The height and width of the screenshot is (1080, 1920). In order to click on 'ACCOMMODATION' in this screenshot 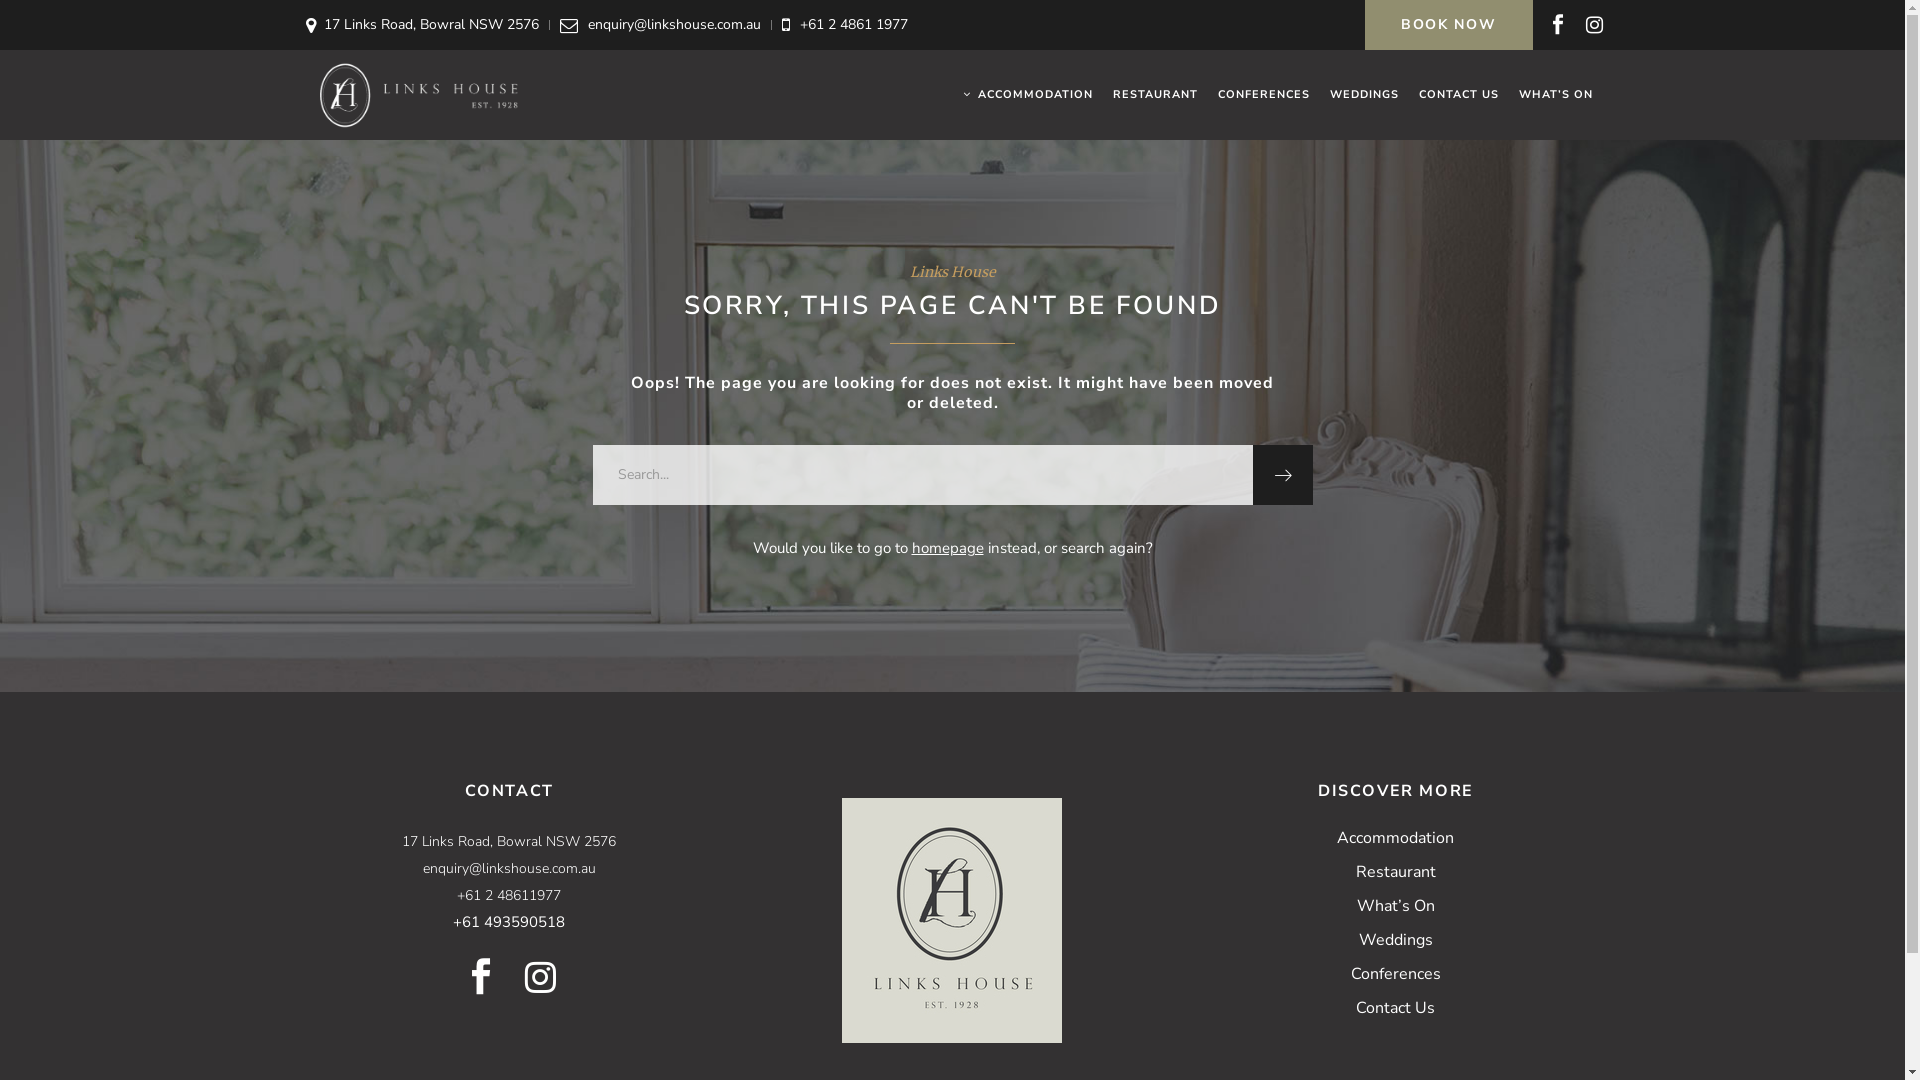, I will do `click(1027, 95)`.